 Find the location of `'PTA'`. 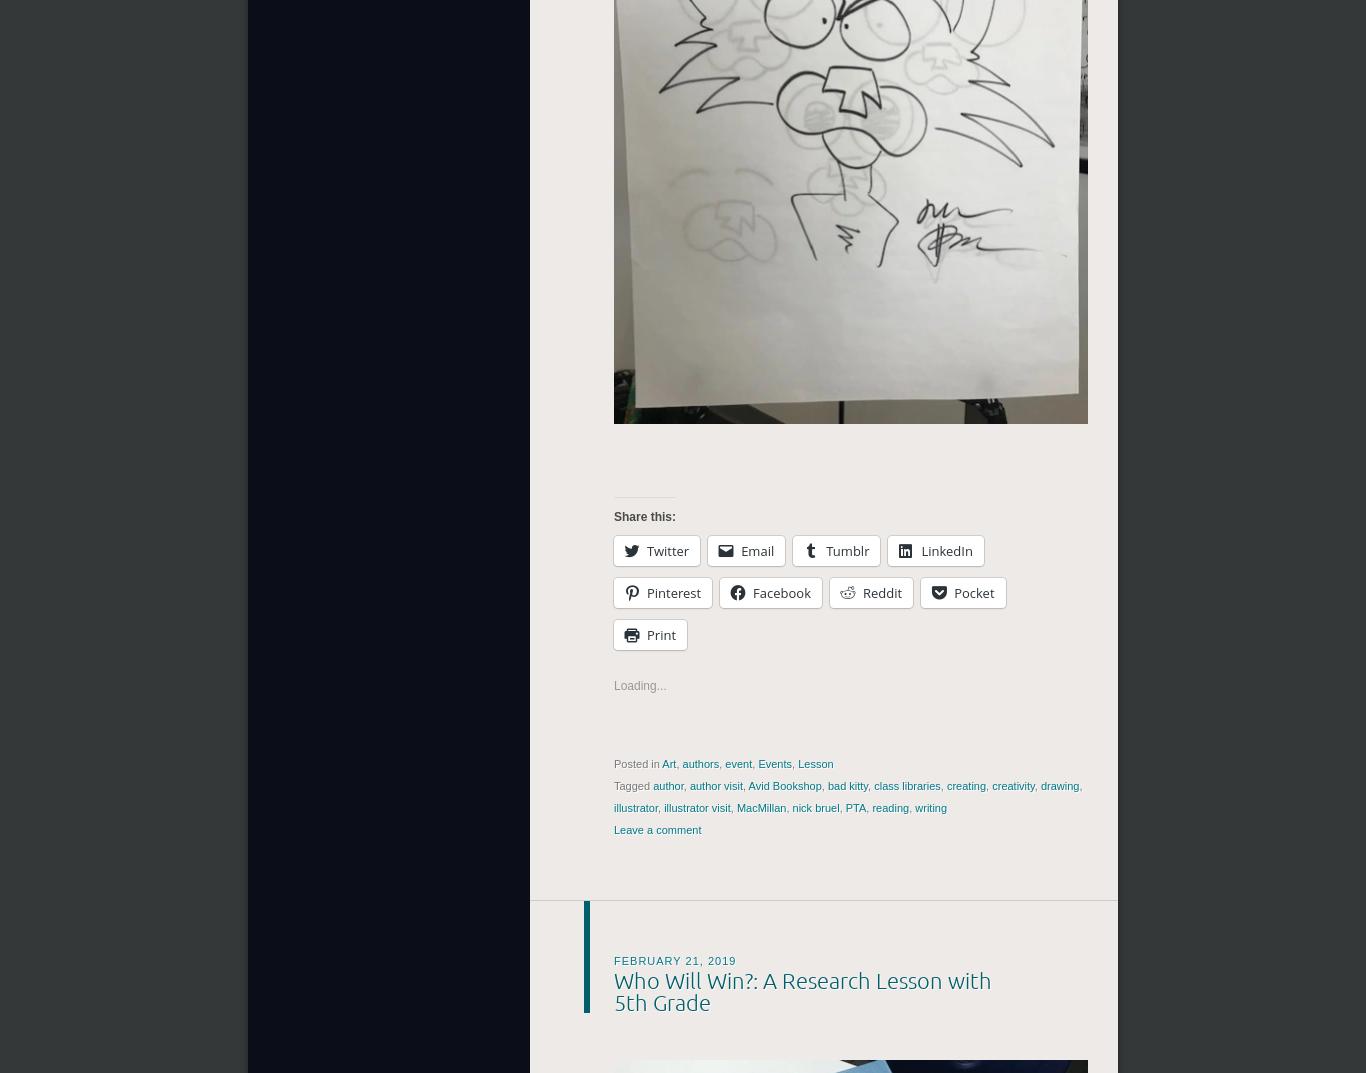

'PTA' is located at coordinates (854, 807).